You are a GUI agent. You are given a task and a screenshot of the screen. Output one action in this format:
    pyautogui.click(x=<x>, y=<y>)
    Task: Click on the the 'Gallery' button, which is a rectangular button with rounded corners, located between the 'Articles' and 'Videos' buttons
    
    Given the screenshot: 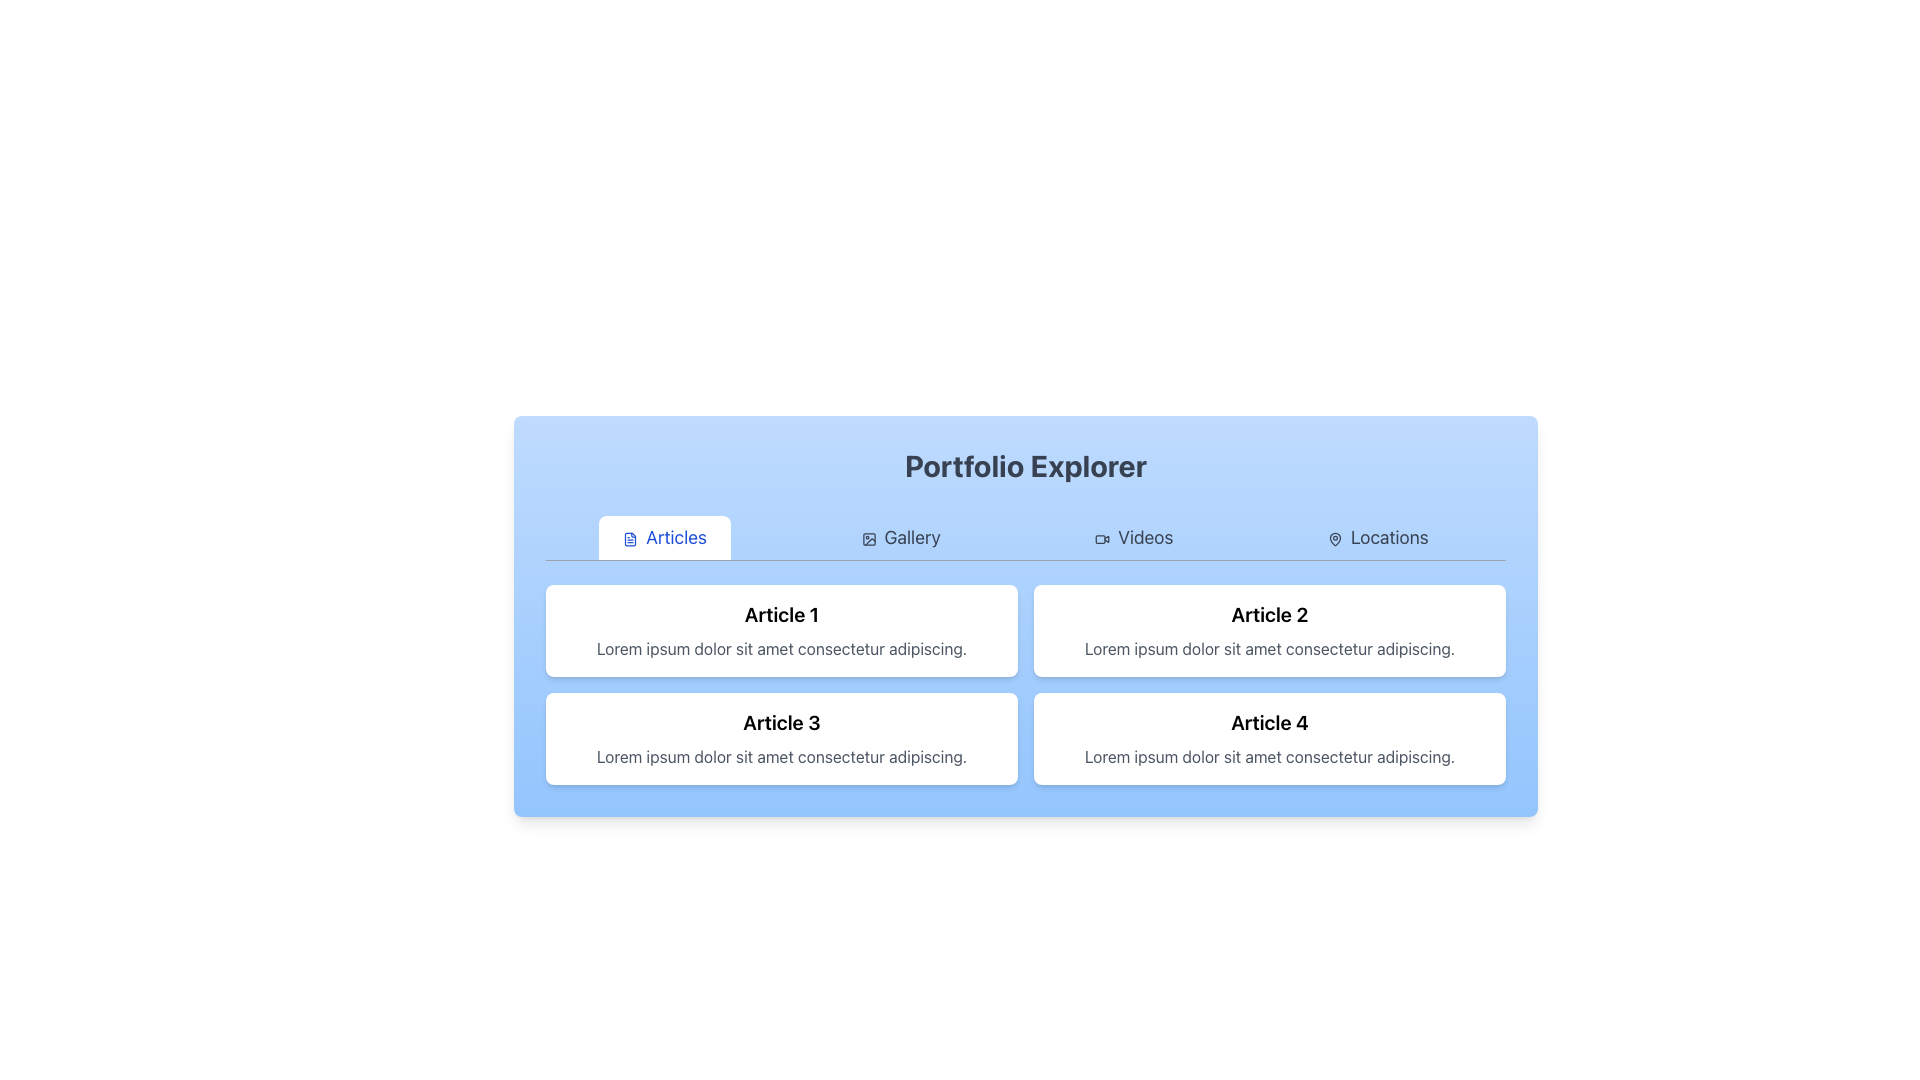 What is the action you would take?
    pyautogui.click(x=900, y=536)
    